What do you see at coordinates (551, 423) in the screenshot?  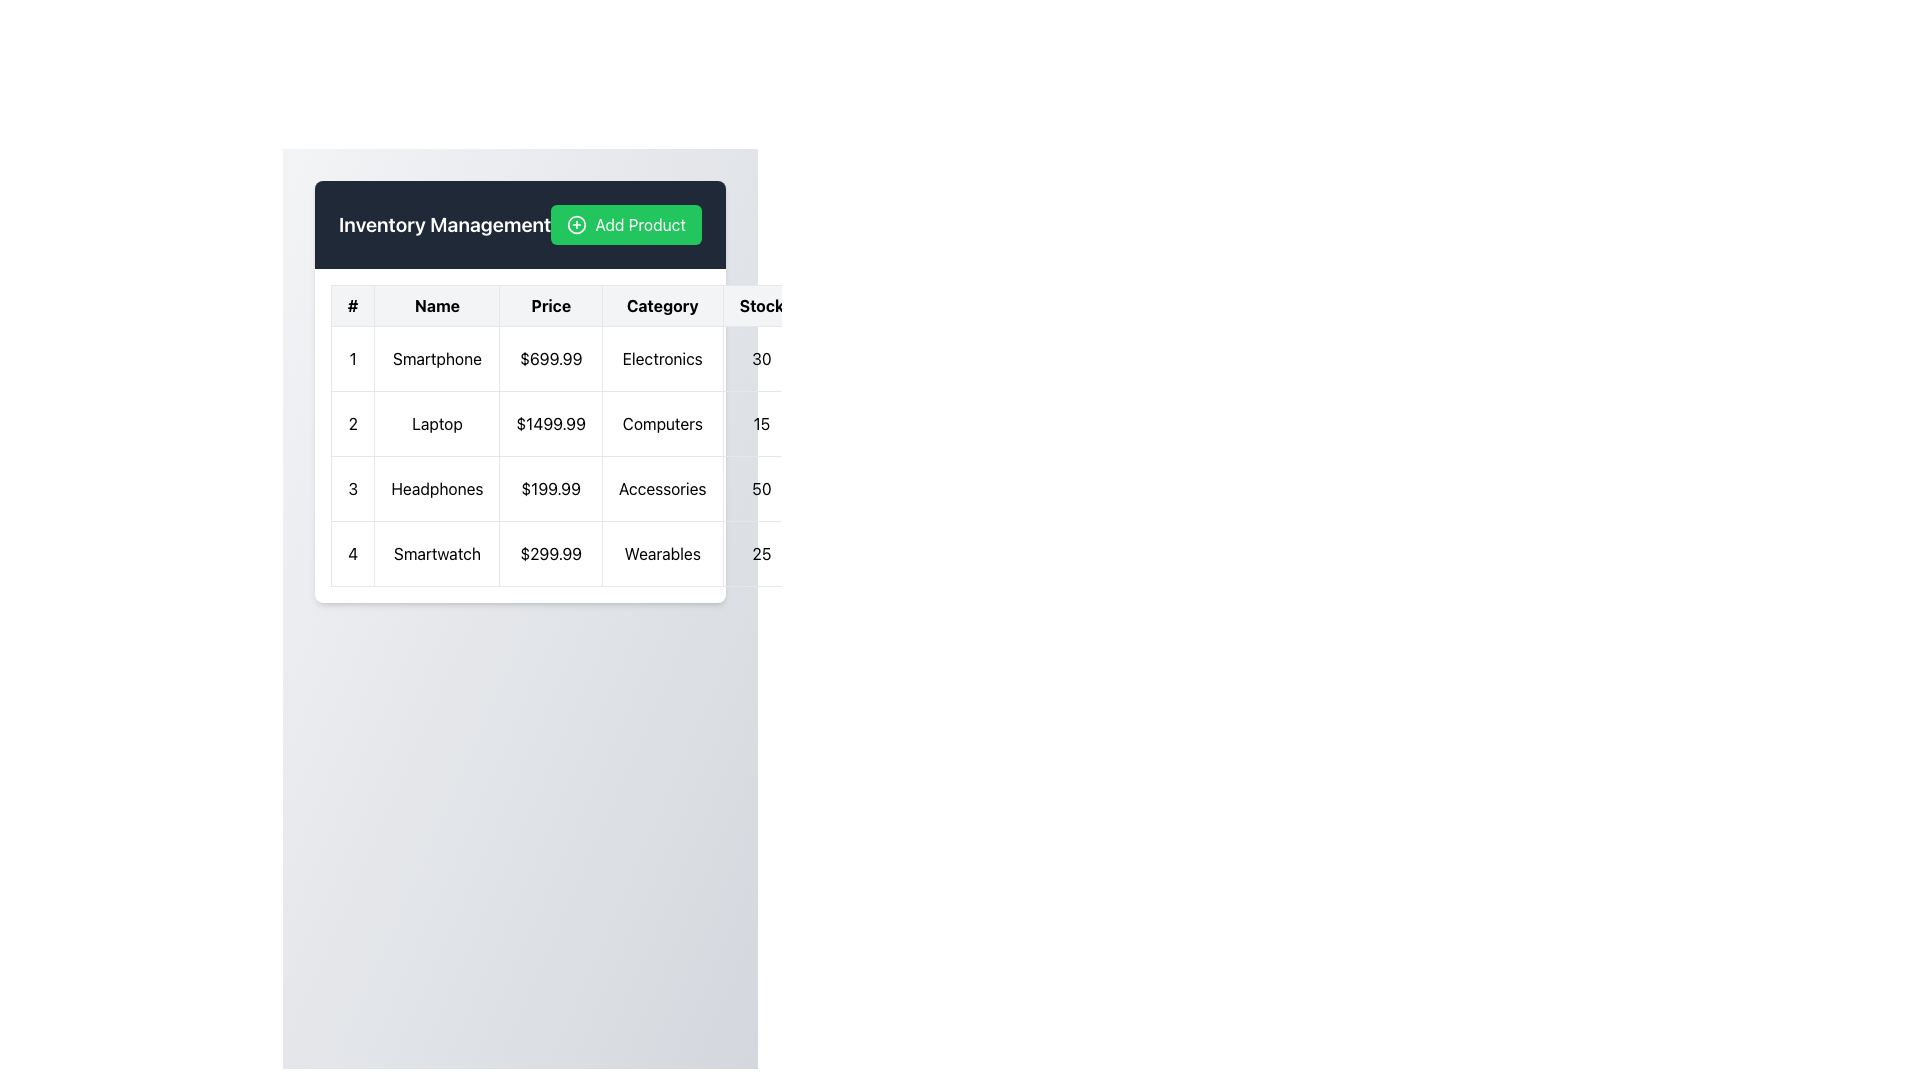 I see `the static text element displaying the product price located in the third column of the second row of the table, under the 'Price' label and adjacent to the 'Laptop' name cell` at bounding box center [551, 423].